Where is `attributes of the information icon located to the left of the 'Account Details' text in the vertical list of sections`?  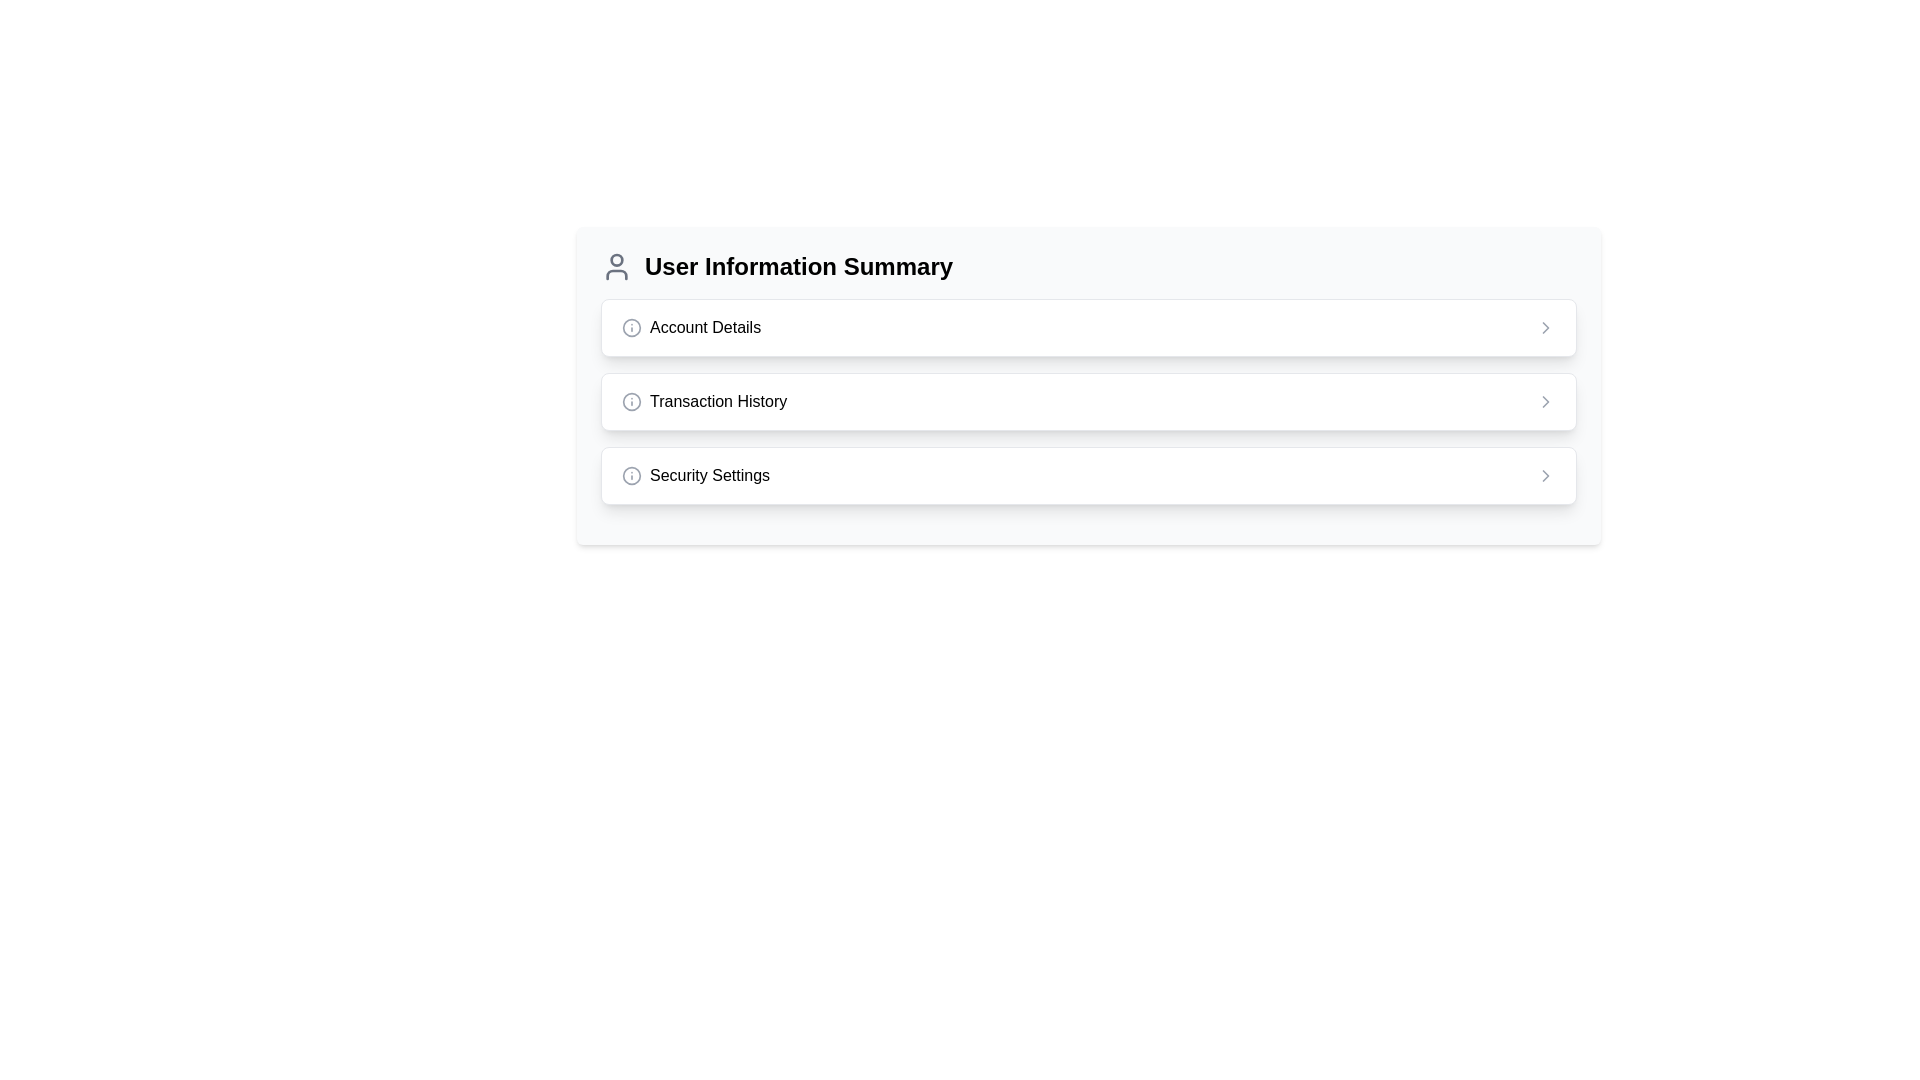
attributes of the information icon located to the left of the 'Account Details' text in the vertical list of sections is located at coordinates (631, 326).